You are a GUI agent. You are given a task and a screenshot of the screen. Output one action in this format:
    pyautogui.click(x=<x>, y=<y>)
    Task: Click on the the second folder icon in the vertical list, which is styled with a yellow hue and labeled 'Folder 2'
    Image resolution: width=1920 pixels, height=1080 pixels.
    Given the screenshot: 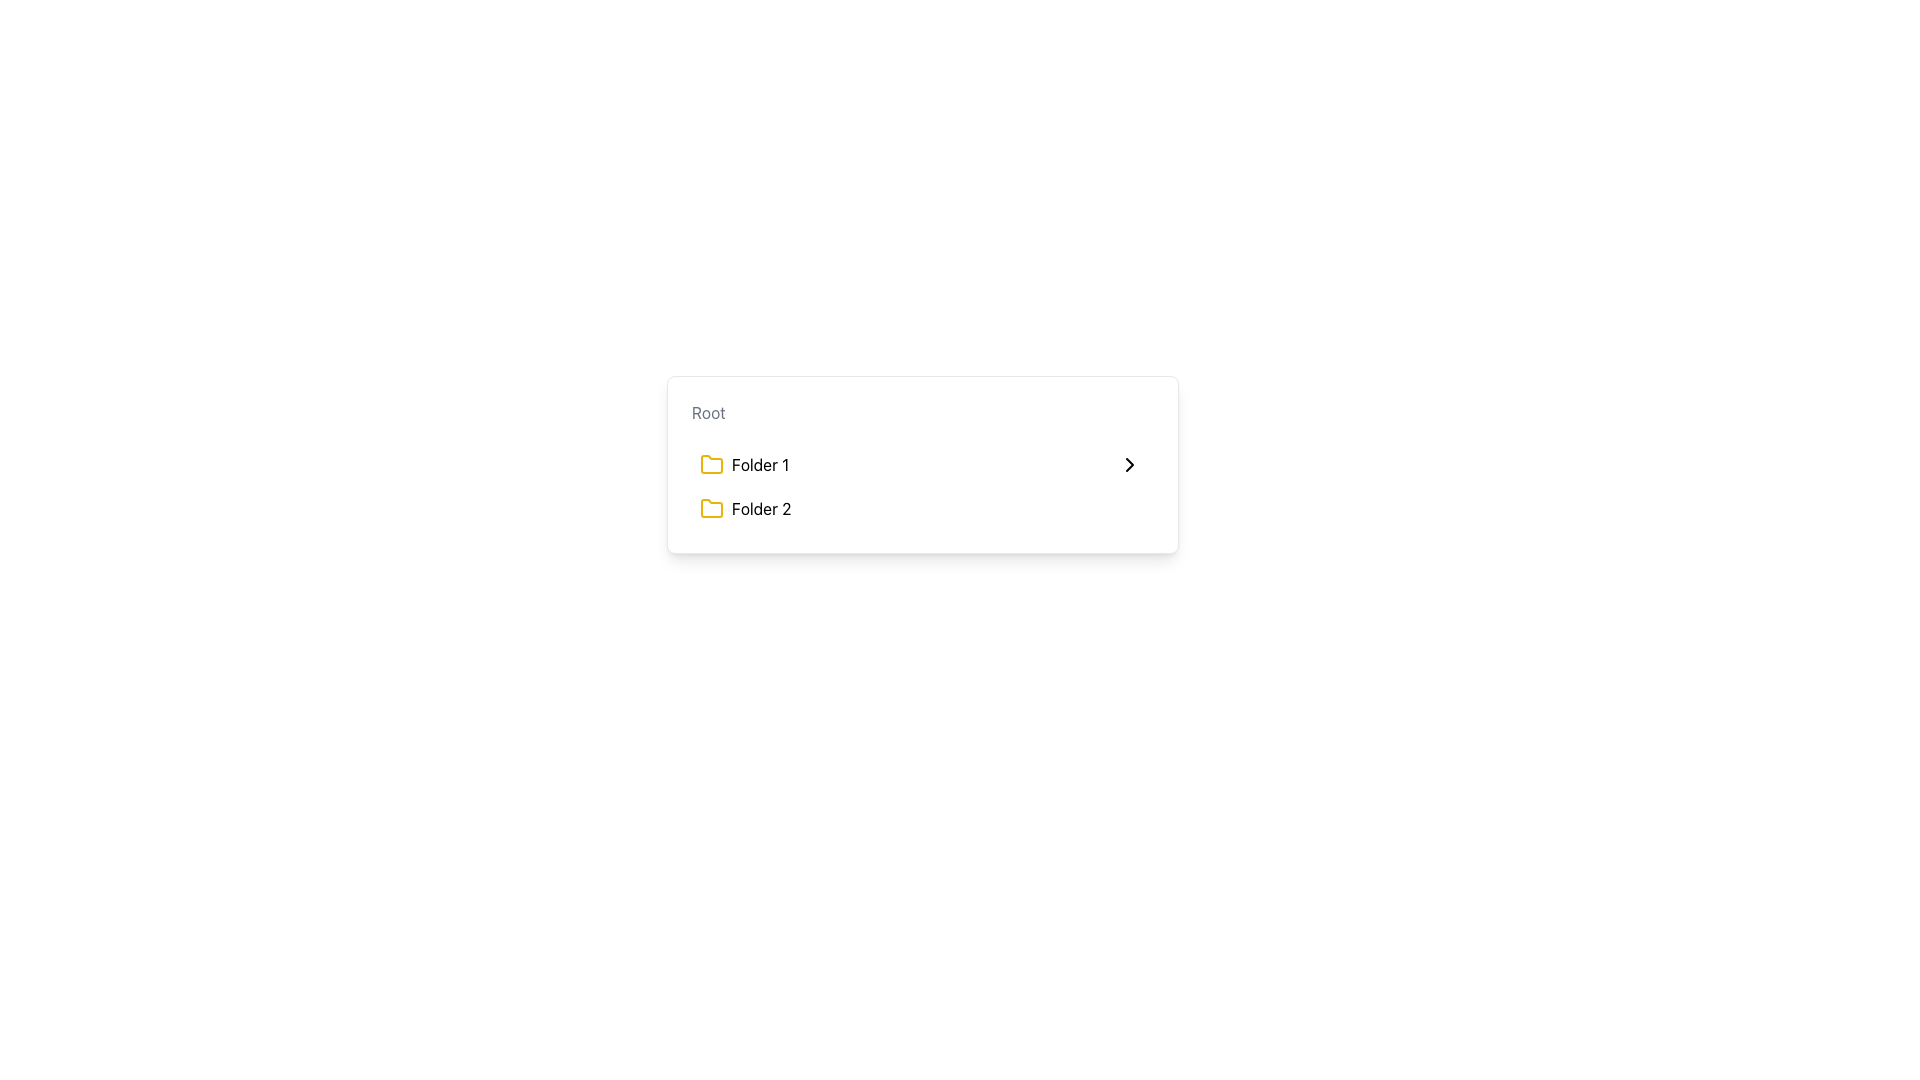 What is the action you would take?
    pyautogui.click(x=711, y=507)
    